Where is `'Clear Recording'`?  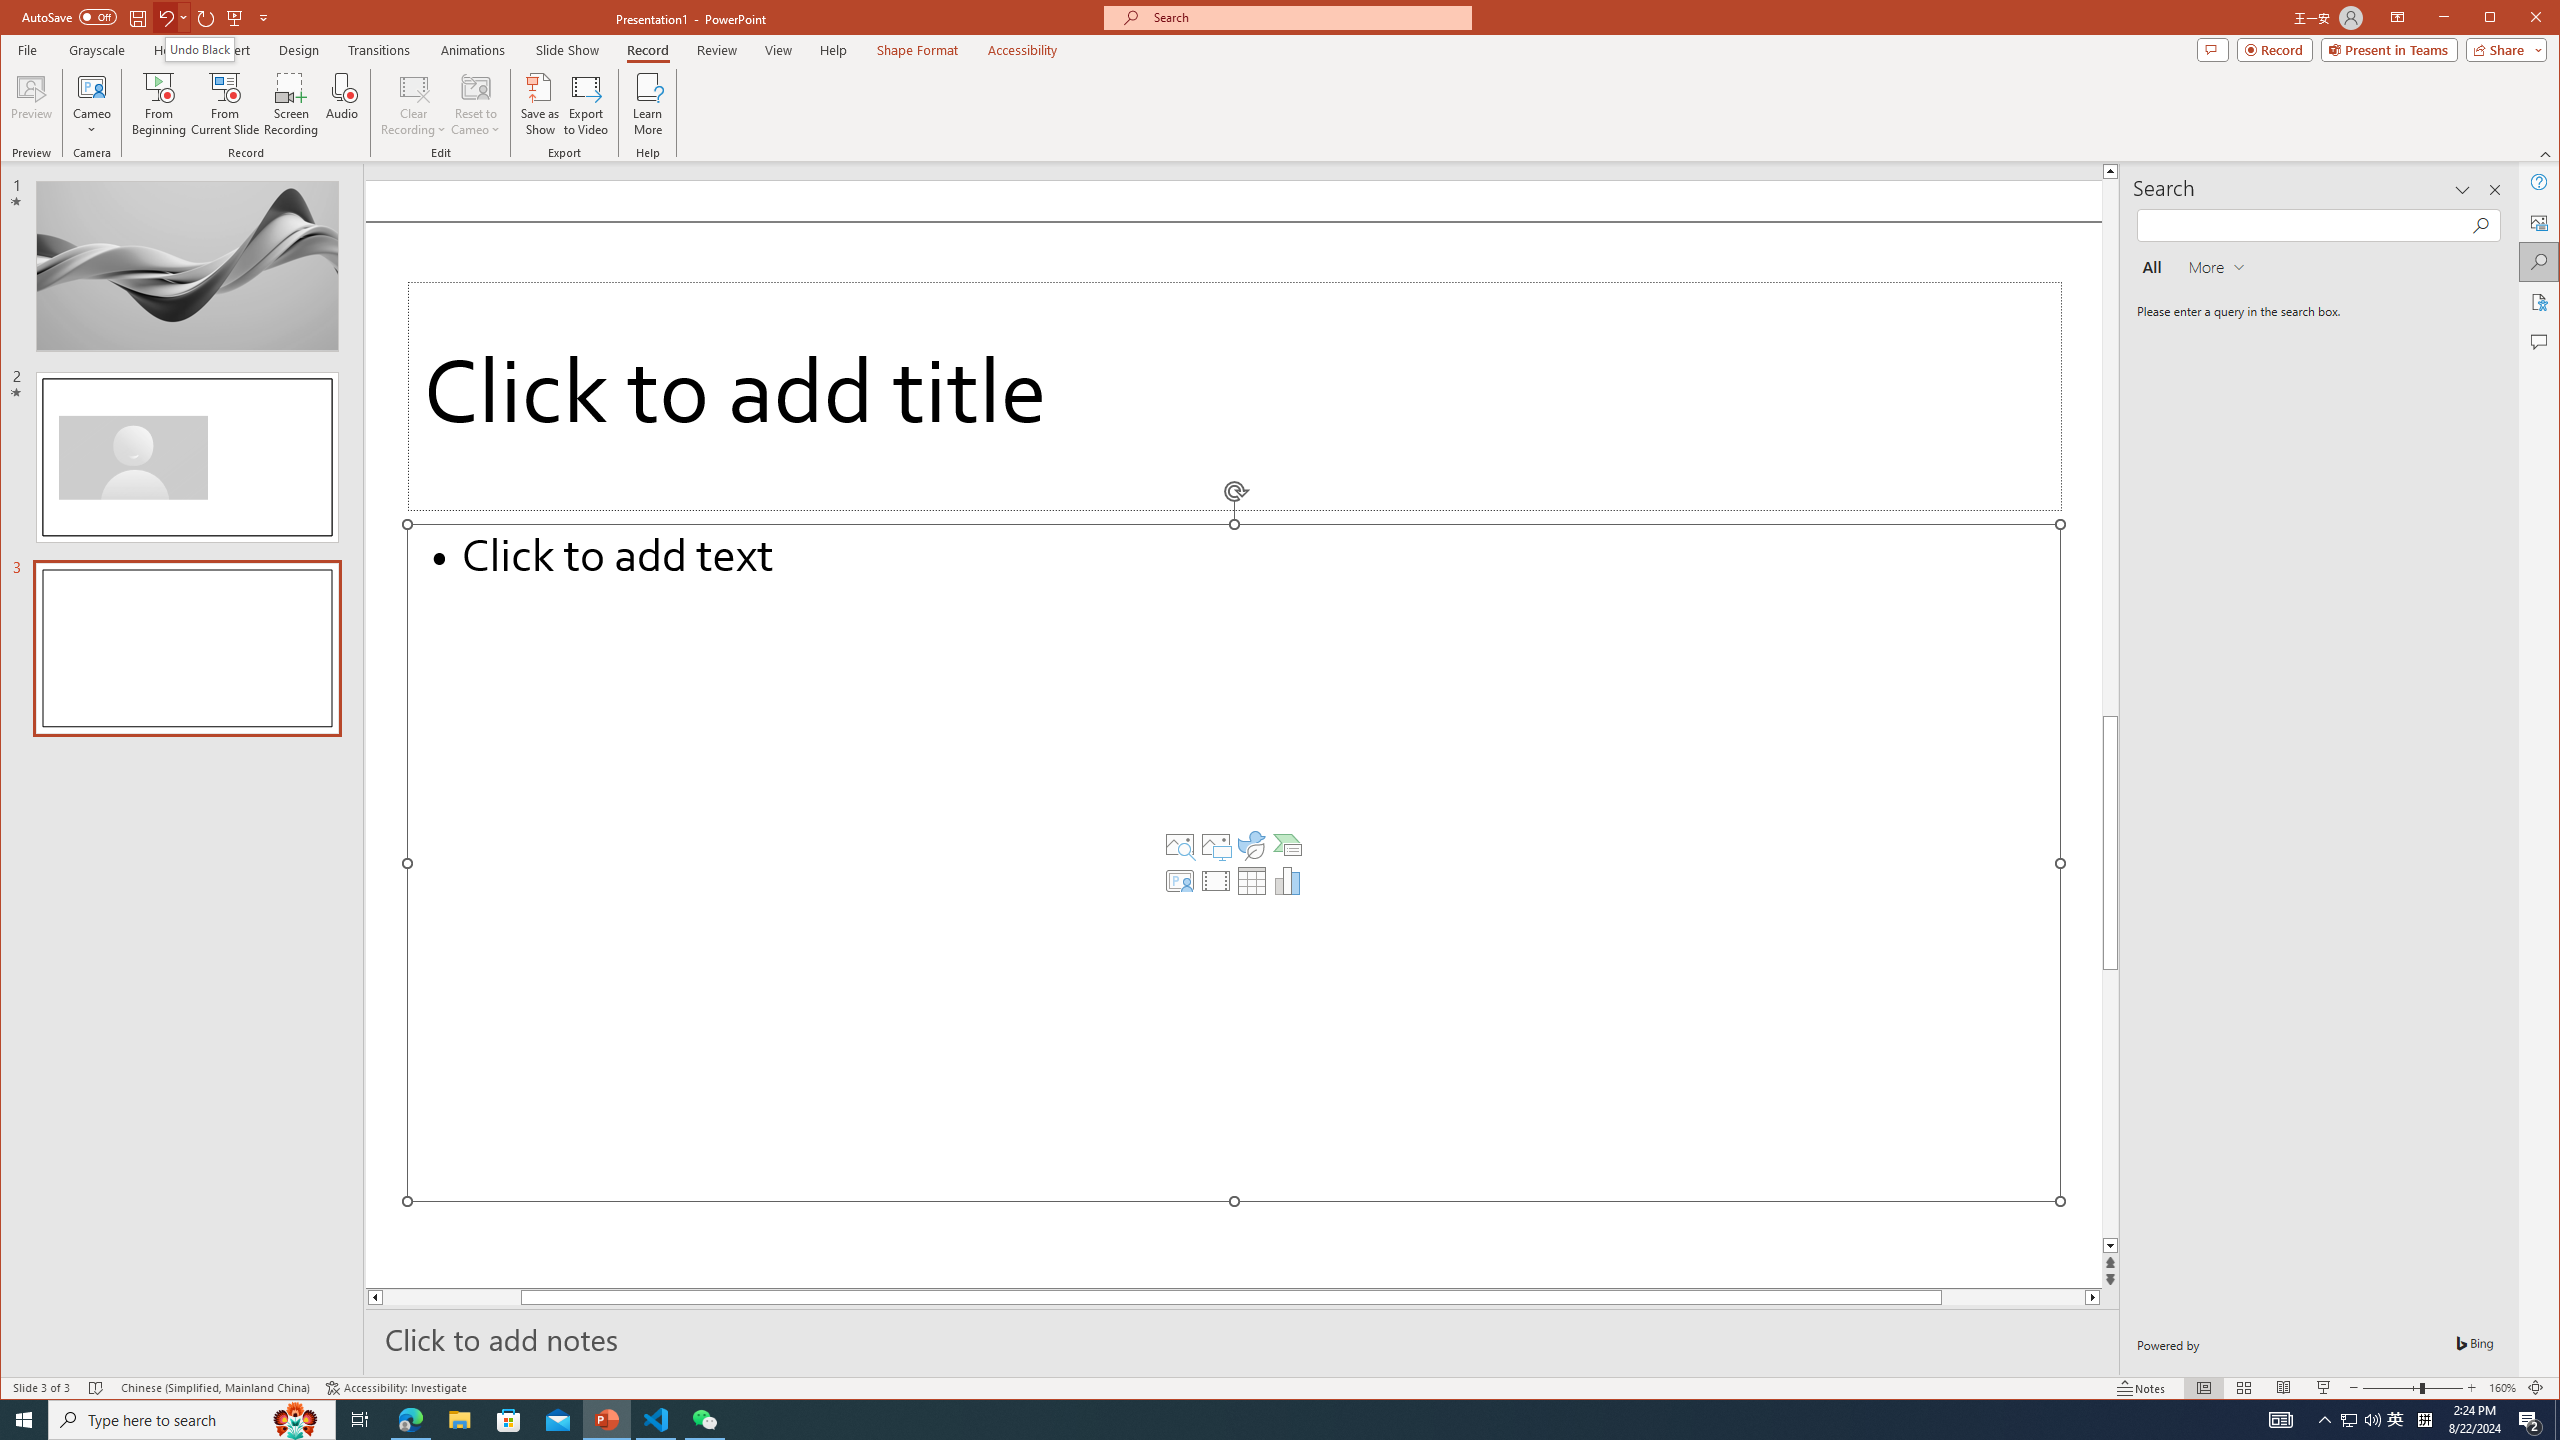 'Clear Recording' is located at coordinates (412, 103).